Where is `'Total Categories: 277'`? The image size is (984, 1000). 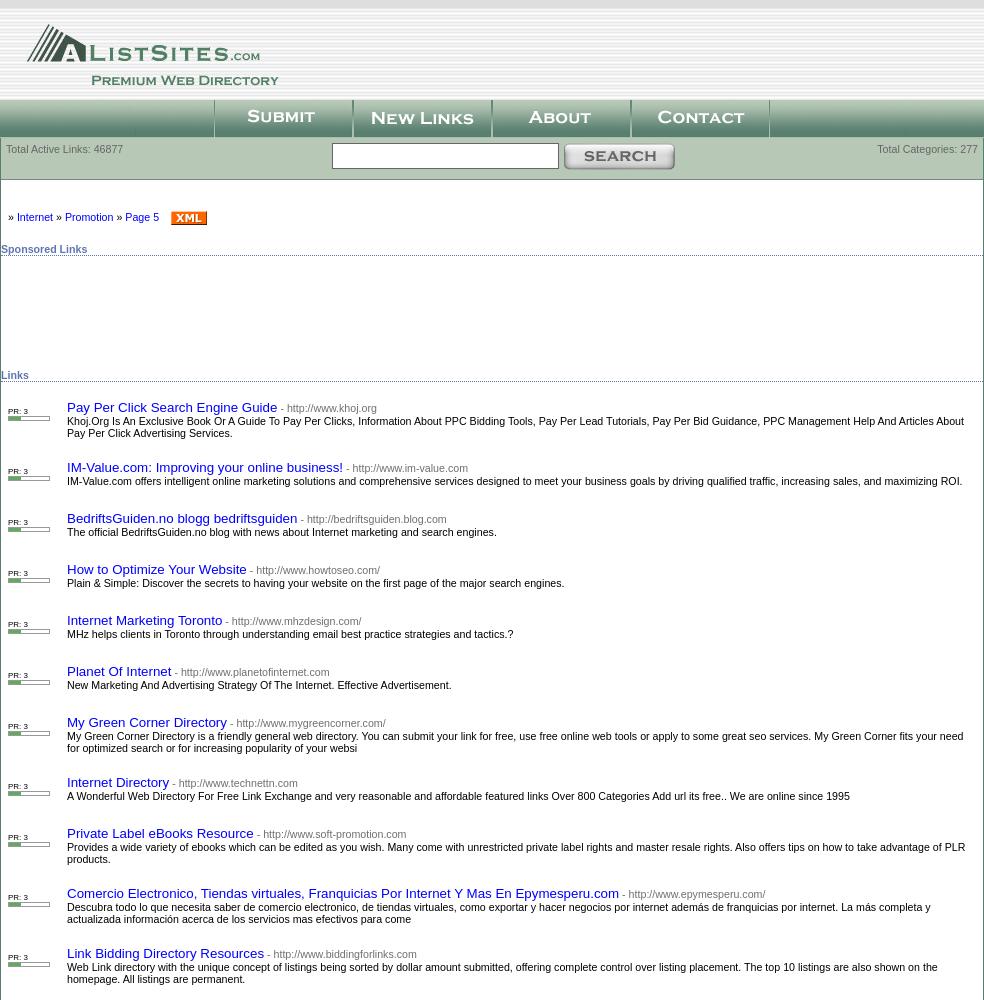 'Total Categories: 277' is located at coordinates (877, 149).